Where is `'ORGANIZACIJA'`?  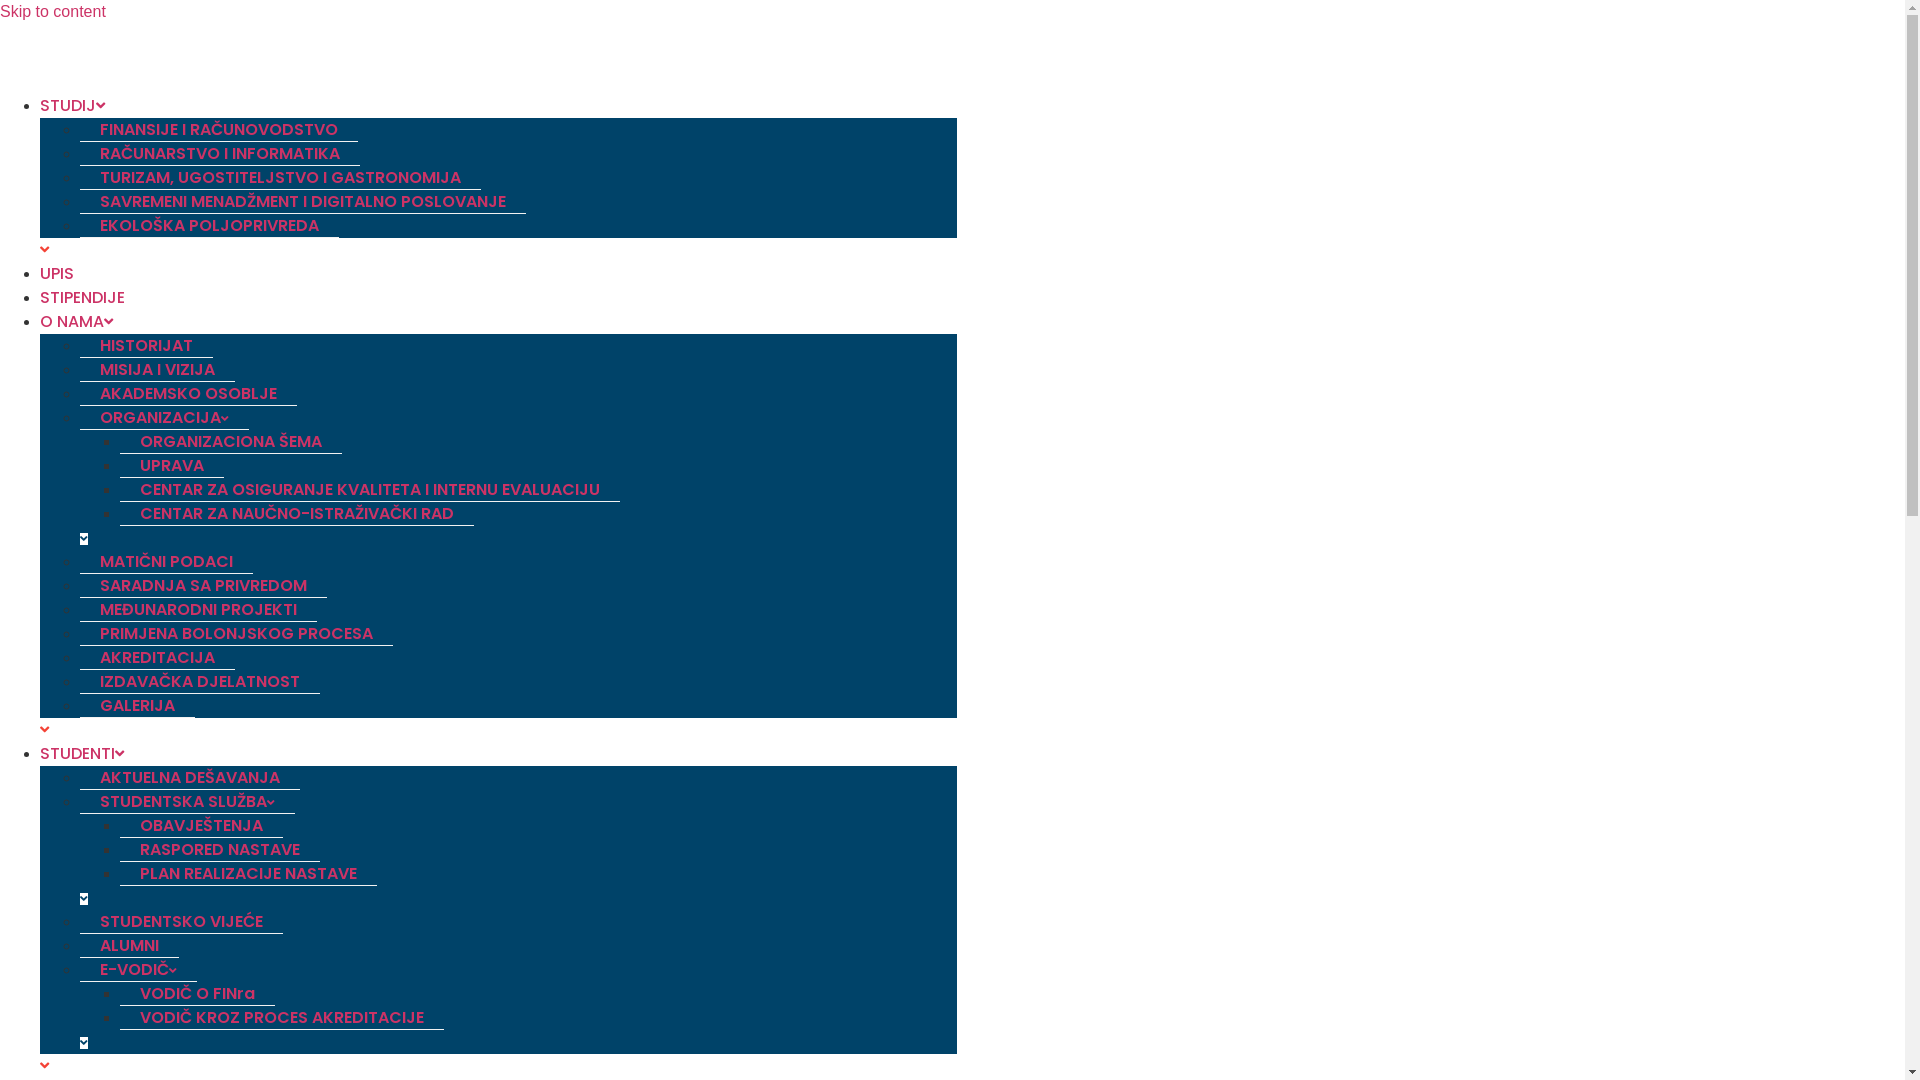 'ORGANIZACIJA' is located at coordinates (164, 416).